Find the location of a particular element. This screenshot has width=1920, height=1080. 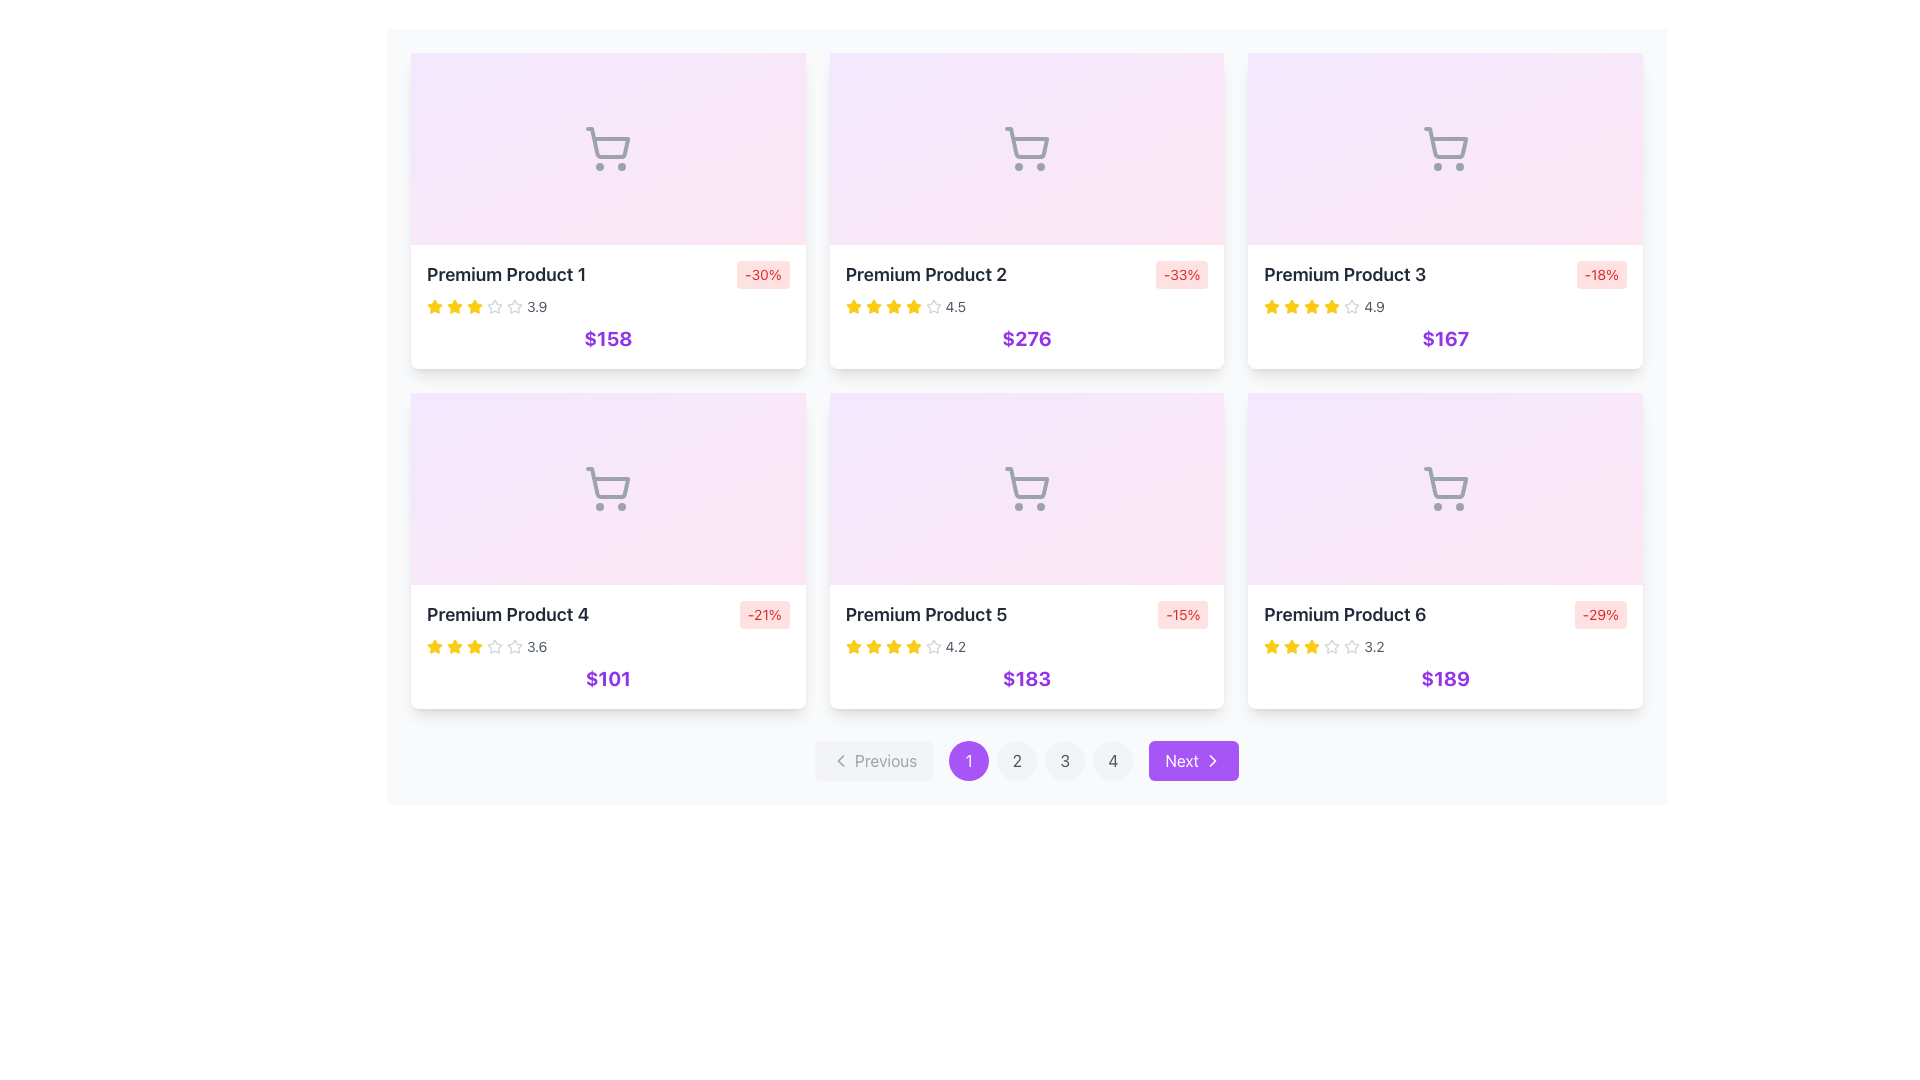

the third star-shaped icon representing the third rating level for 'Premium Product 5' in the rating system is located at coordinates (932, 646).